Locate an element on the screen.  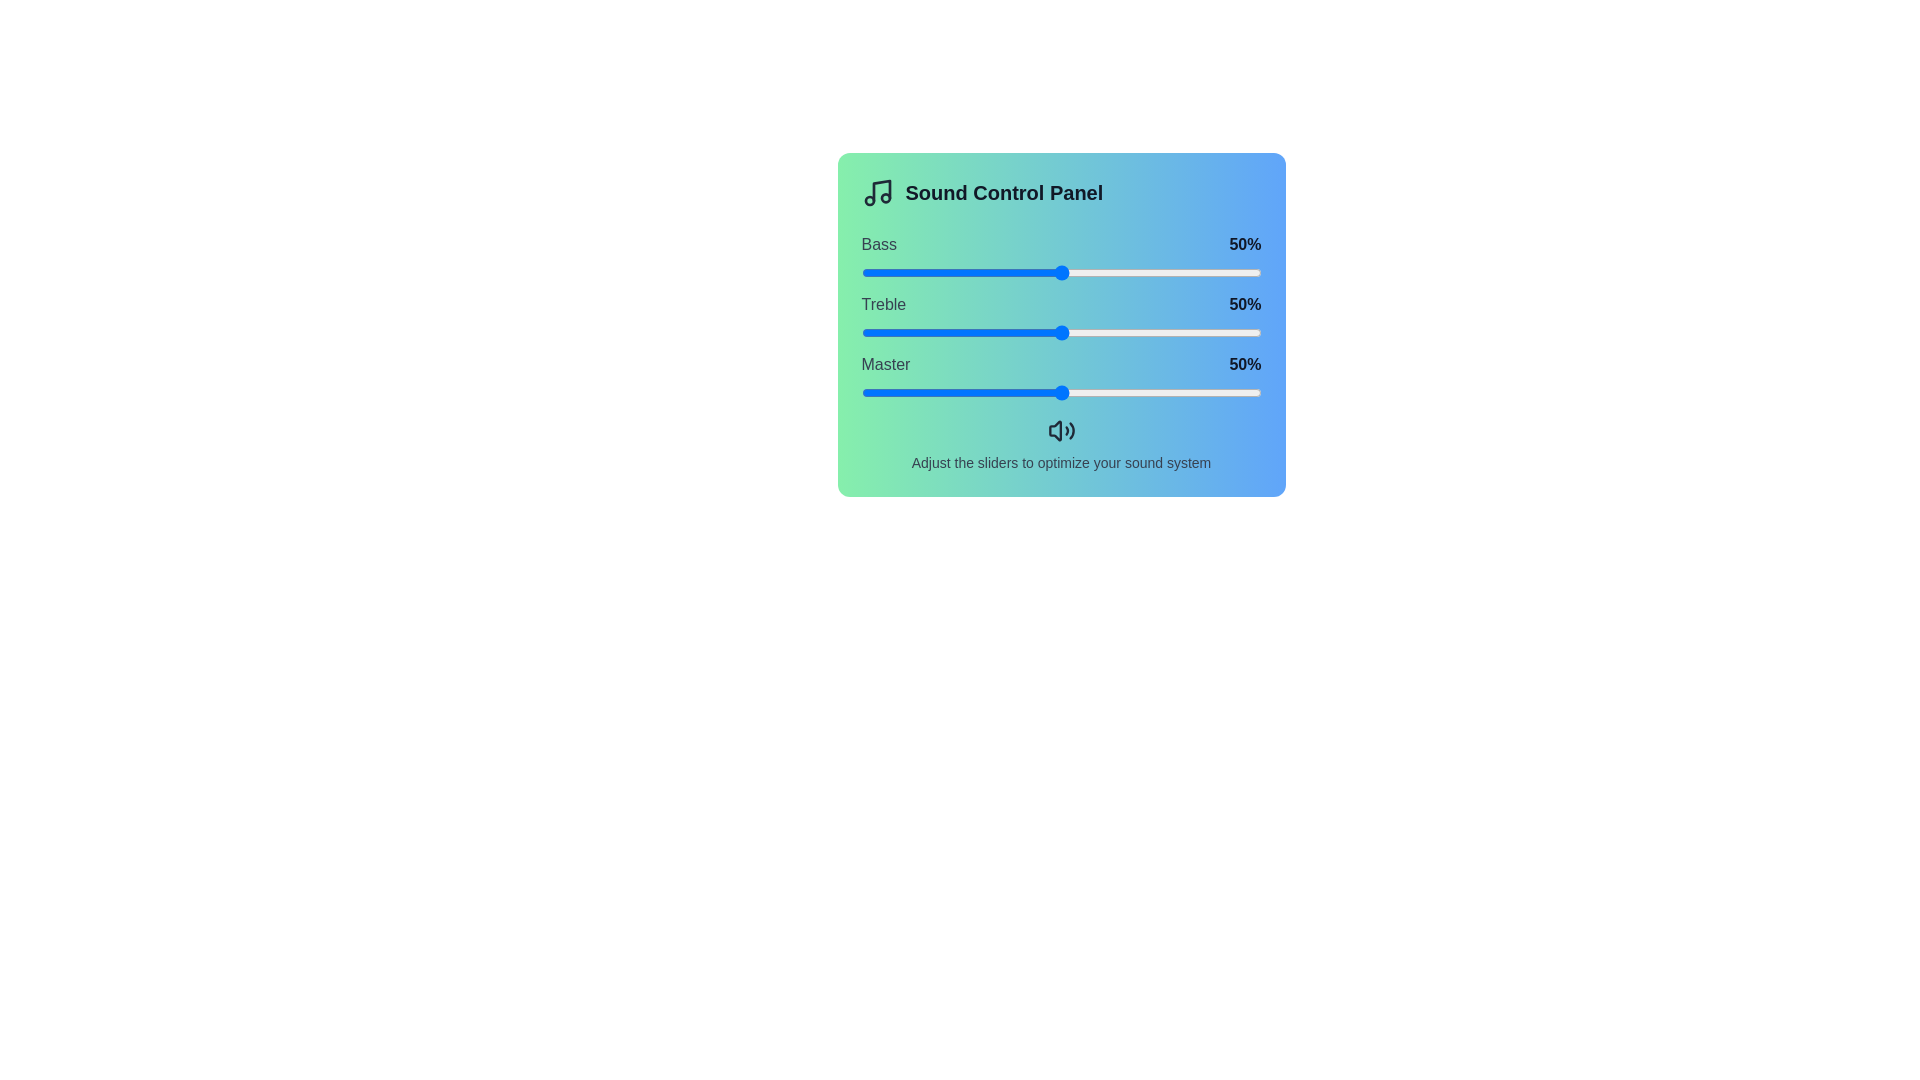
the instruction text below the sliders is located at coordinates (1060, 443).